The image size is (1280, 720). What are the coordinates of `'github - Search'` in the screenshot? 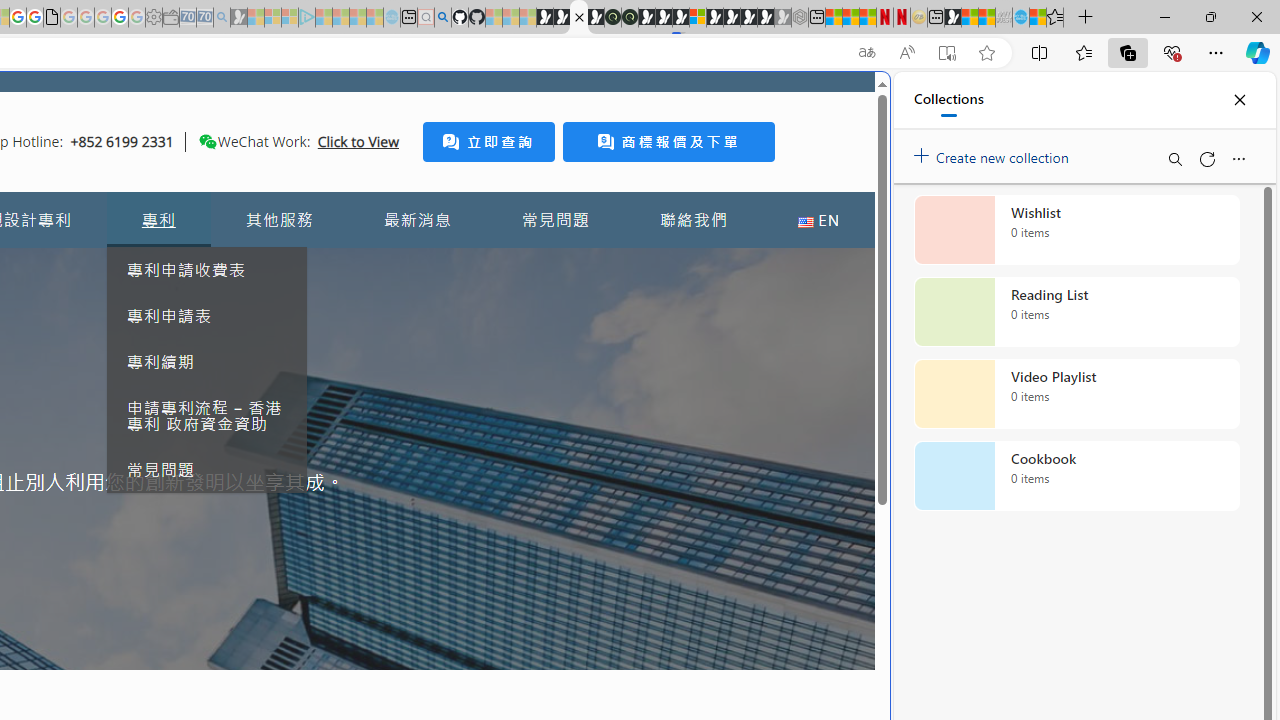 It's located at (441, 17).